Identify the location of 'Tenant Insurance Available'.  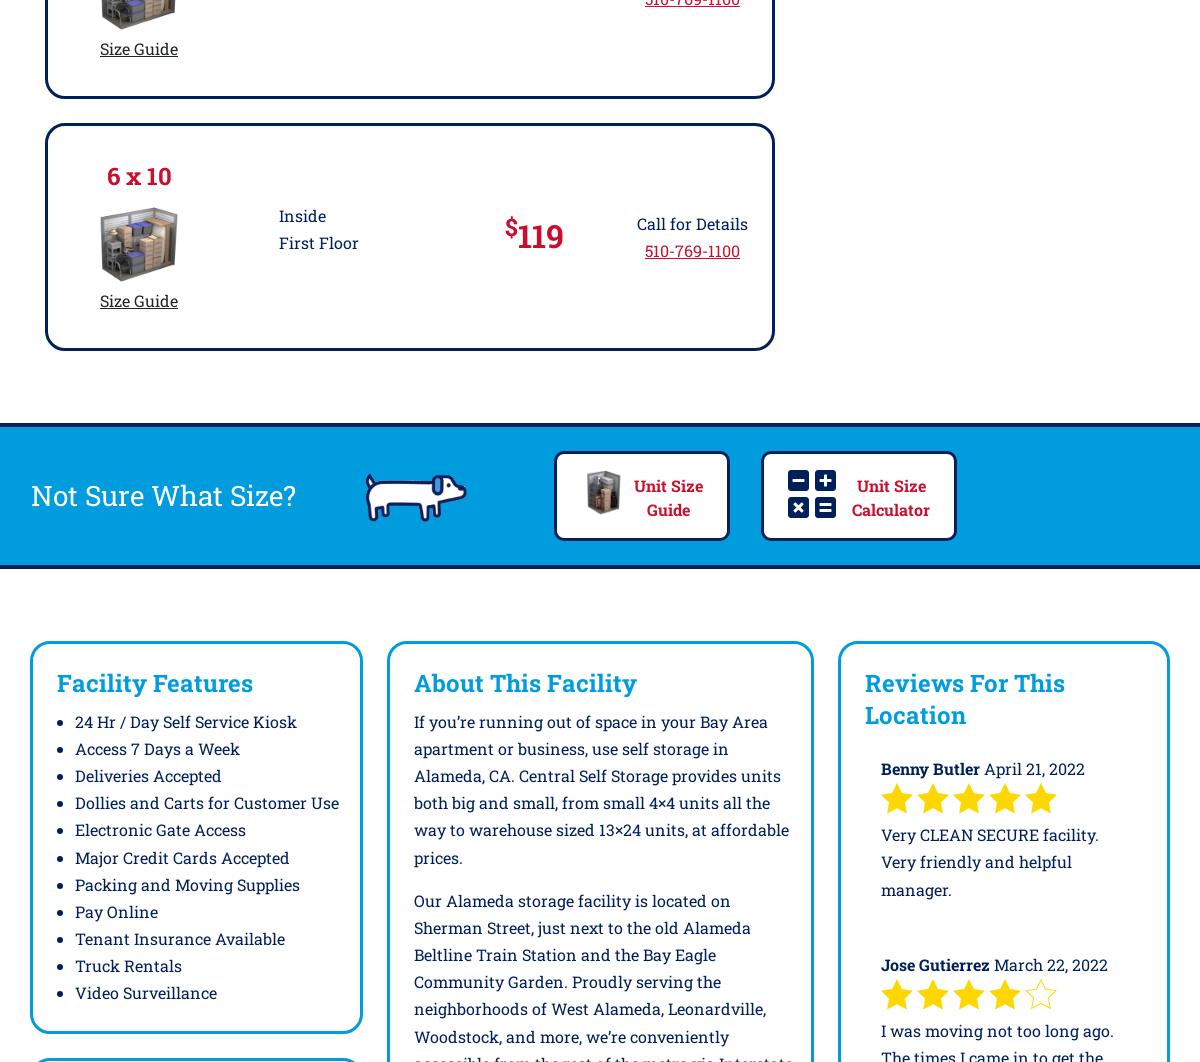
(179, 937).